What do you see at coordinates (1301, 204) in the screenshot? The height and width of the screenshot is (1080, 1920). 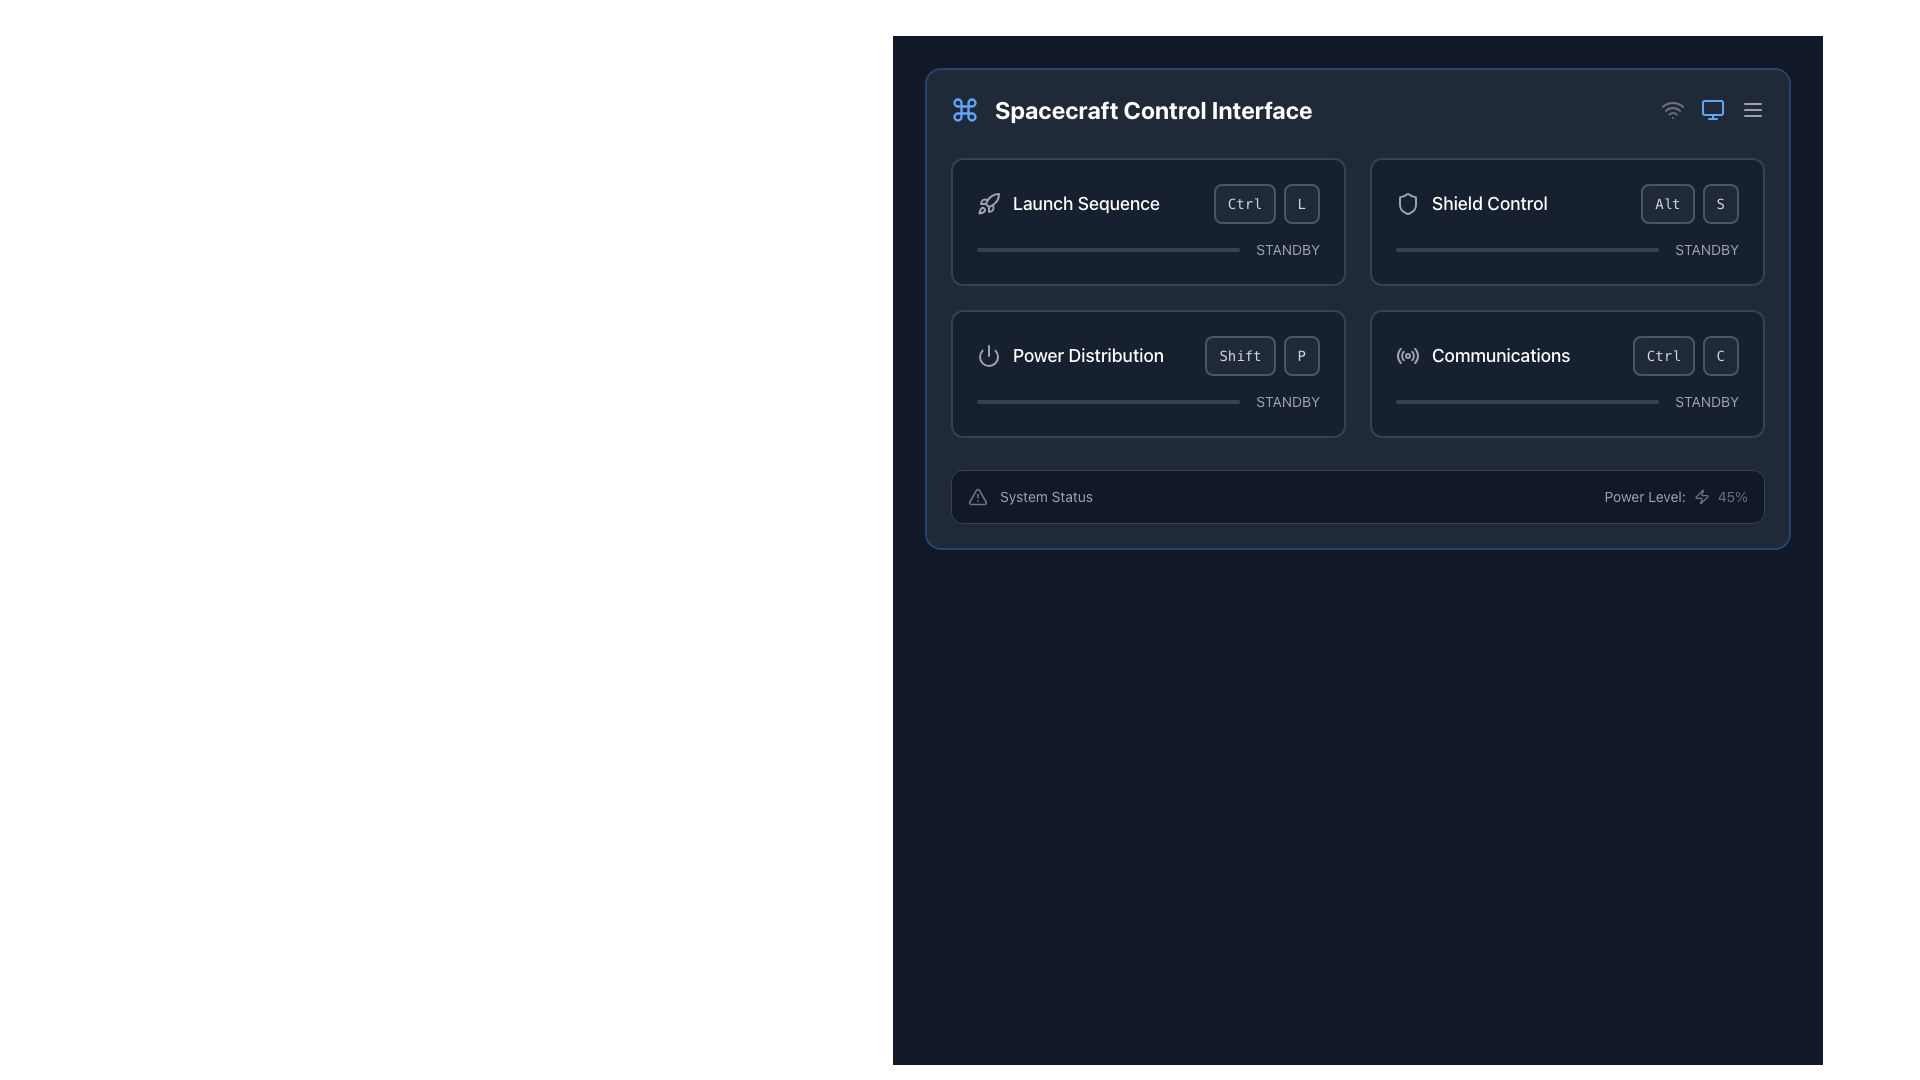 I see `the 'L' keyboard key button located within the 'Launch Sequence' section to simulate pressing the key` at bounding box center [1301, 204].